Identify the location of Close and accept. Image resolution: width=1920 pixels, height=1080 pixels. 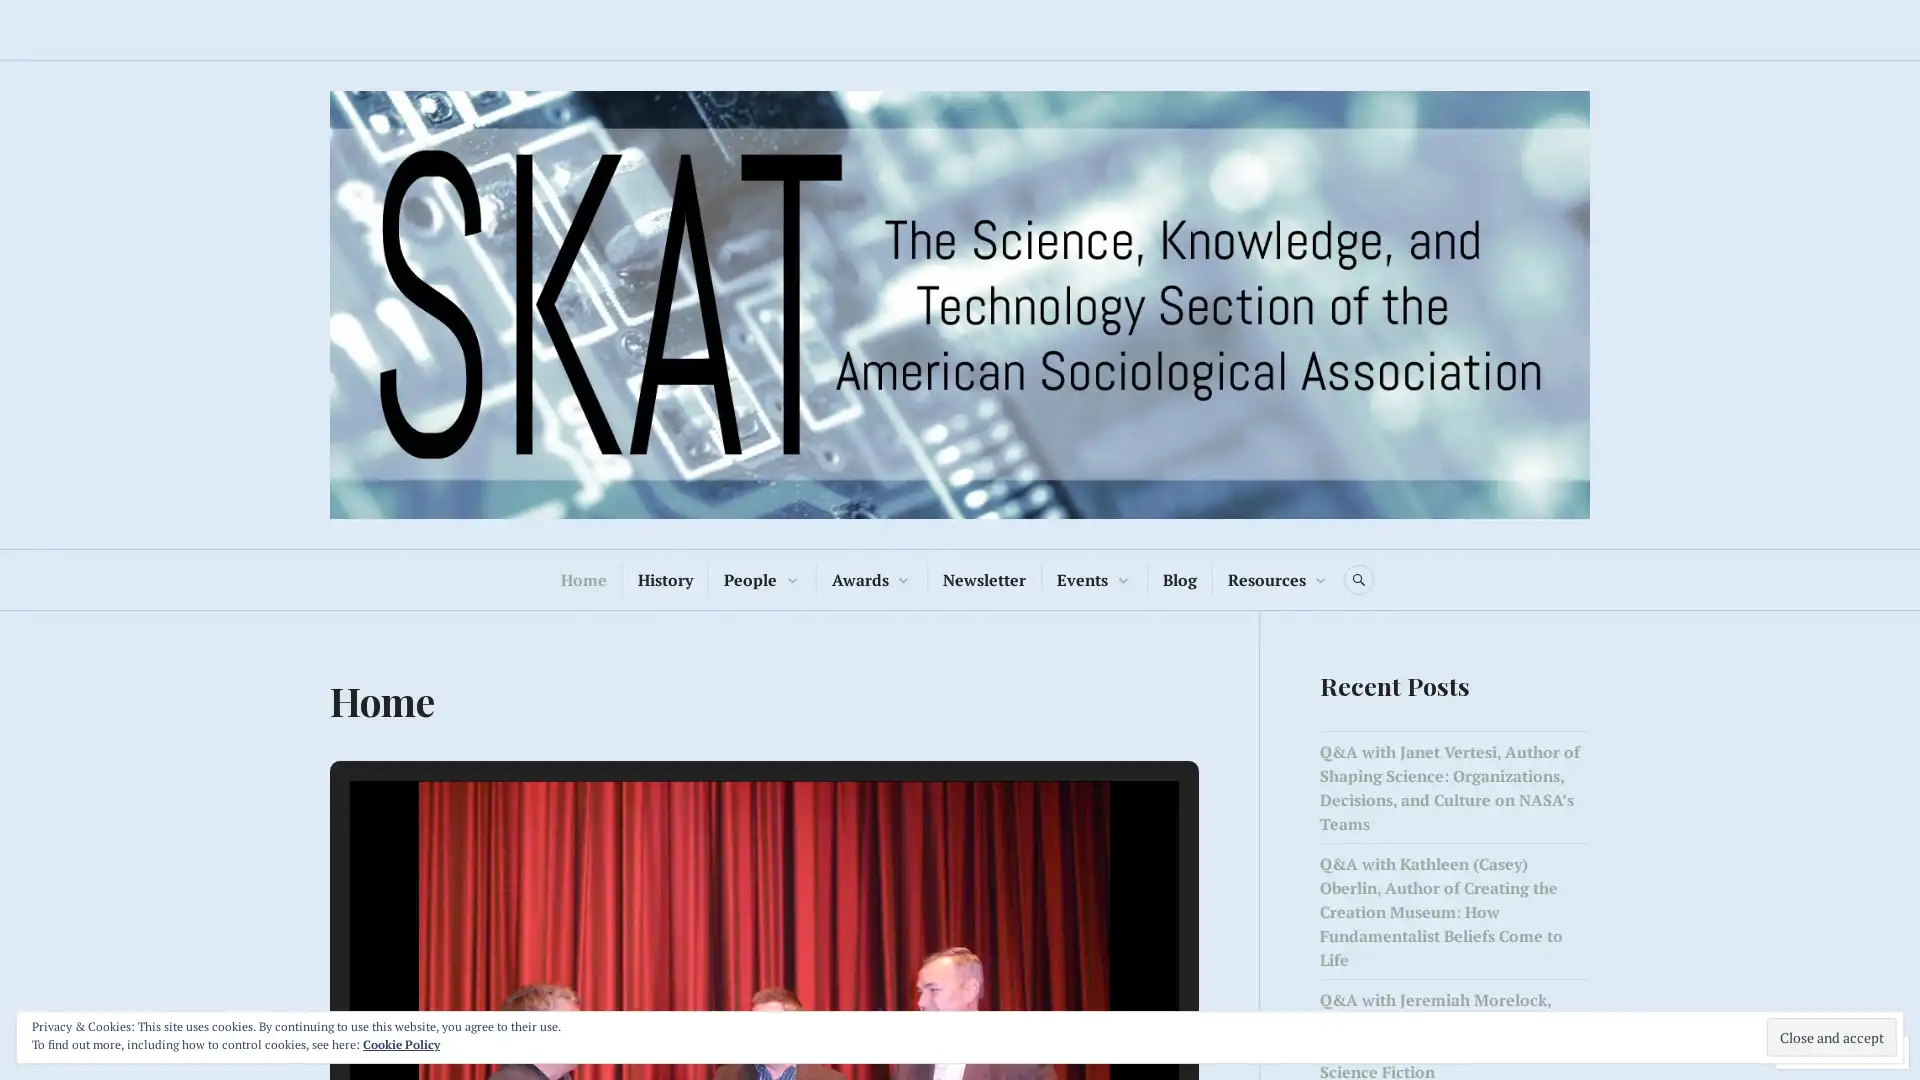
(1832, 1036).